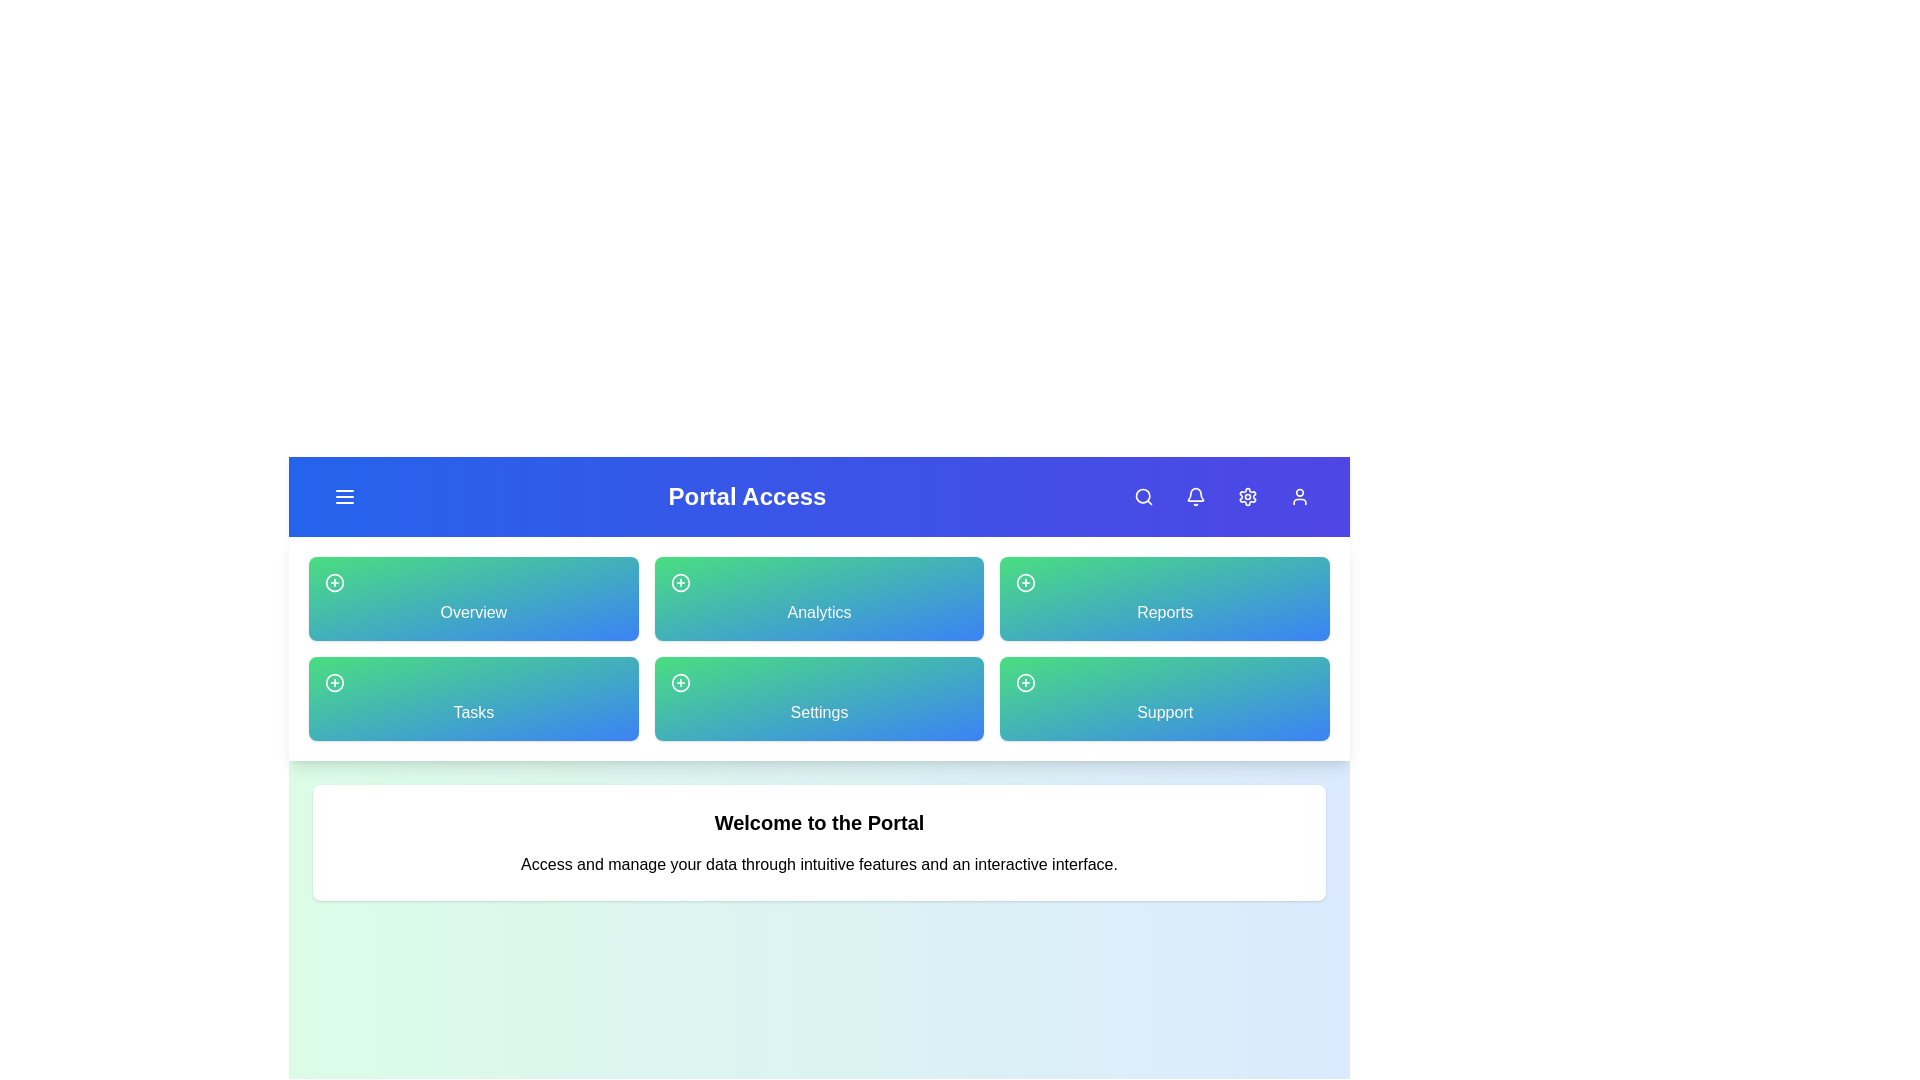 The height and width of the screenshot is (1080, 1920). Describe the element at coordinates (472, 697) in the screenshot. I see `the 'Tasks' card in the EnhancedNavBar component` at that location.